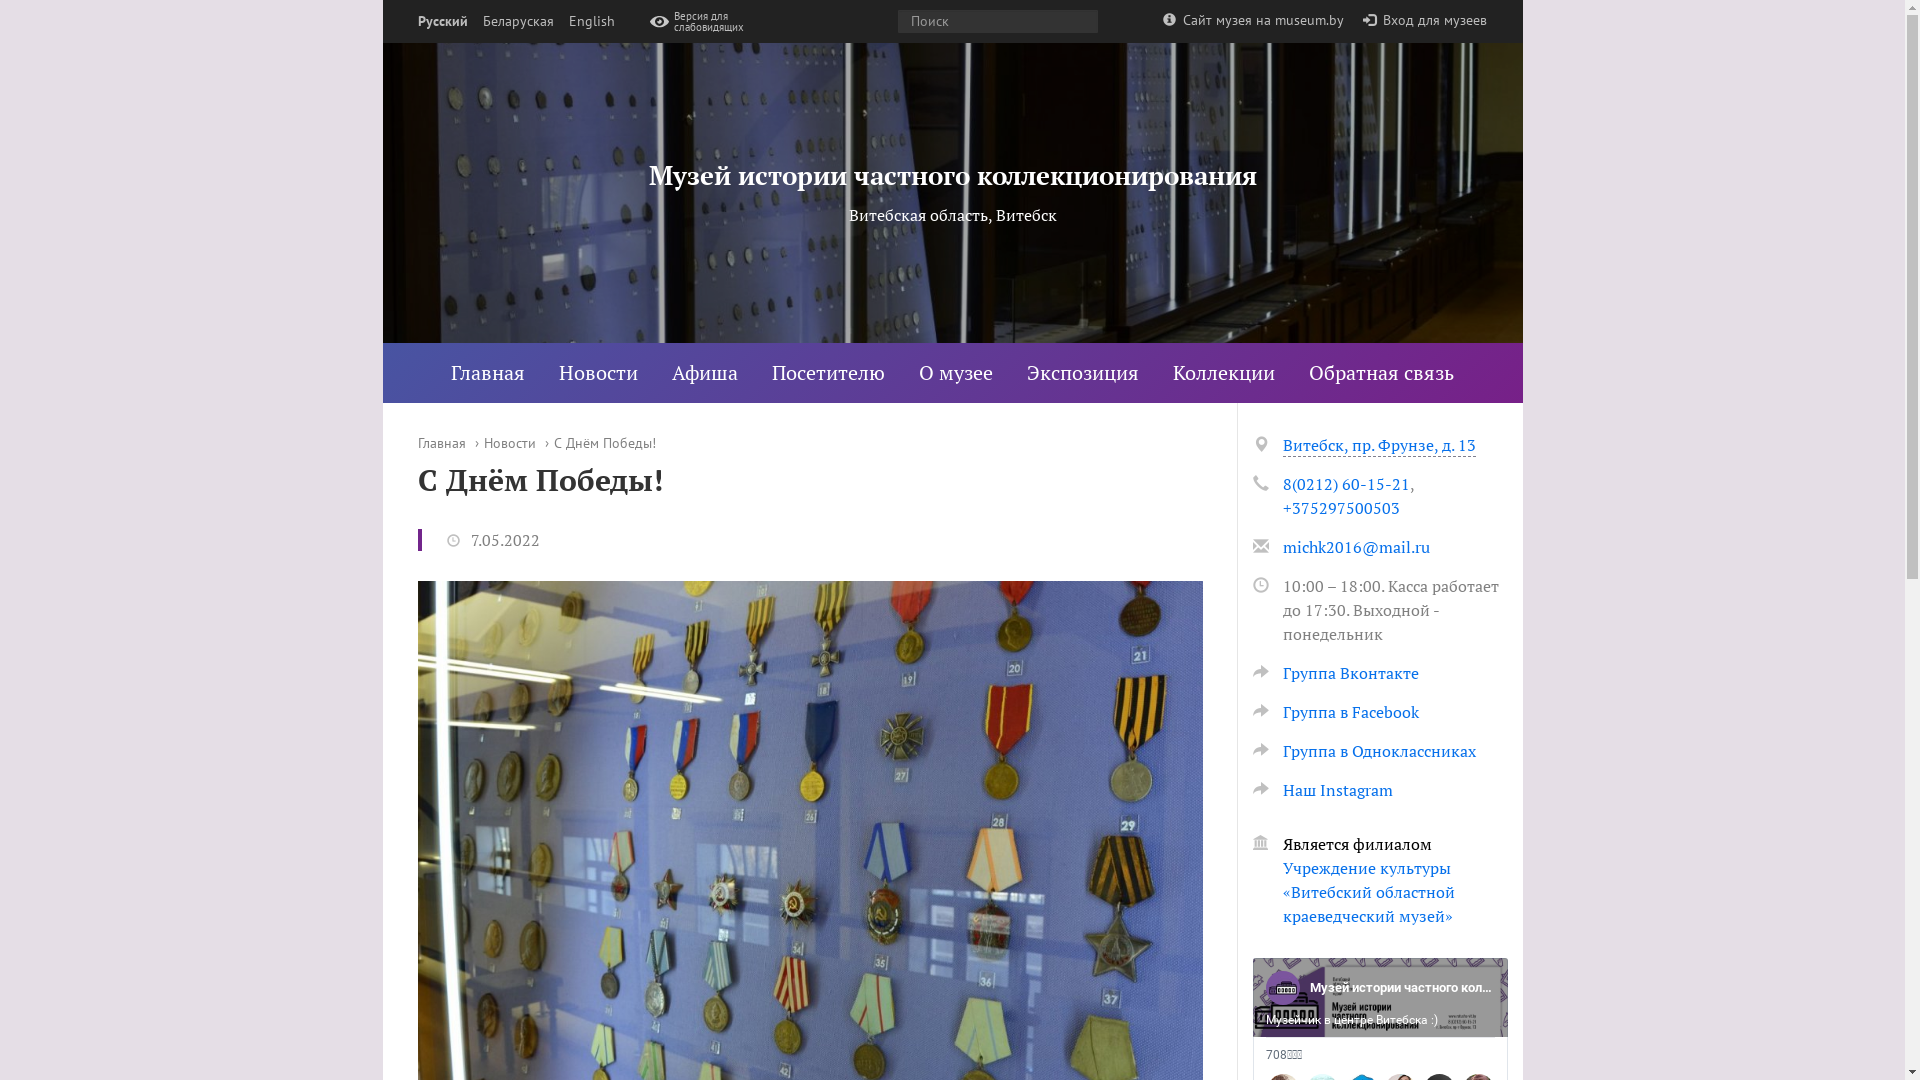  What do you see at coordinates (1345, 483) in the screenshot?
I see `'8(0212) 60-15-21'` at bounding box center [1345, 483].